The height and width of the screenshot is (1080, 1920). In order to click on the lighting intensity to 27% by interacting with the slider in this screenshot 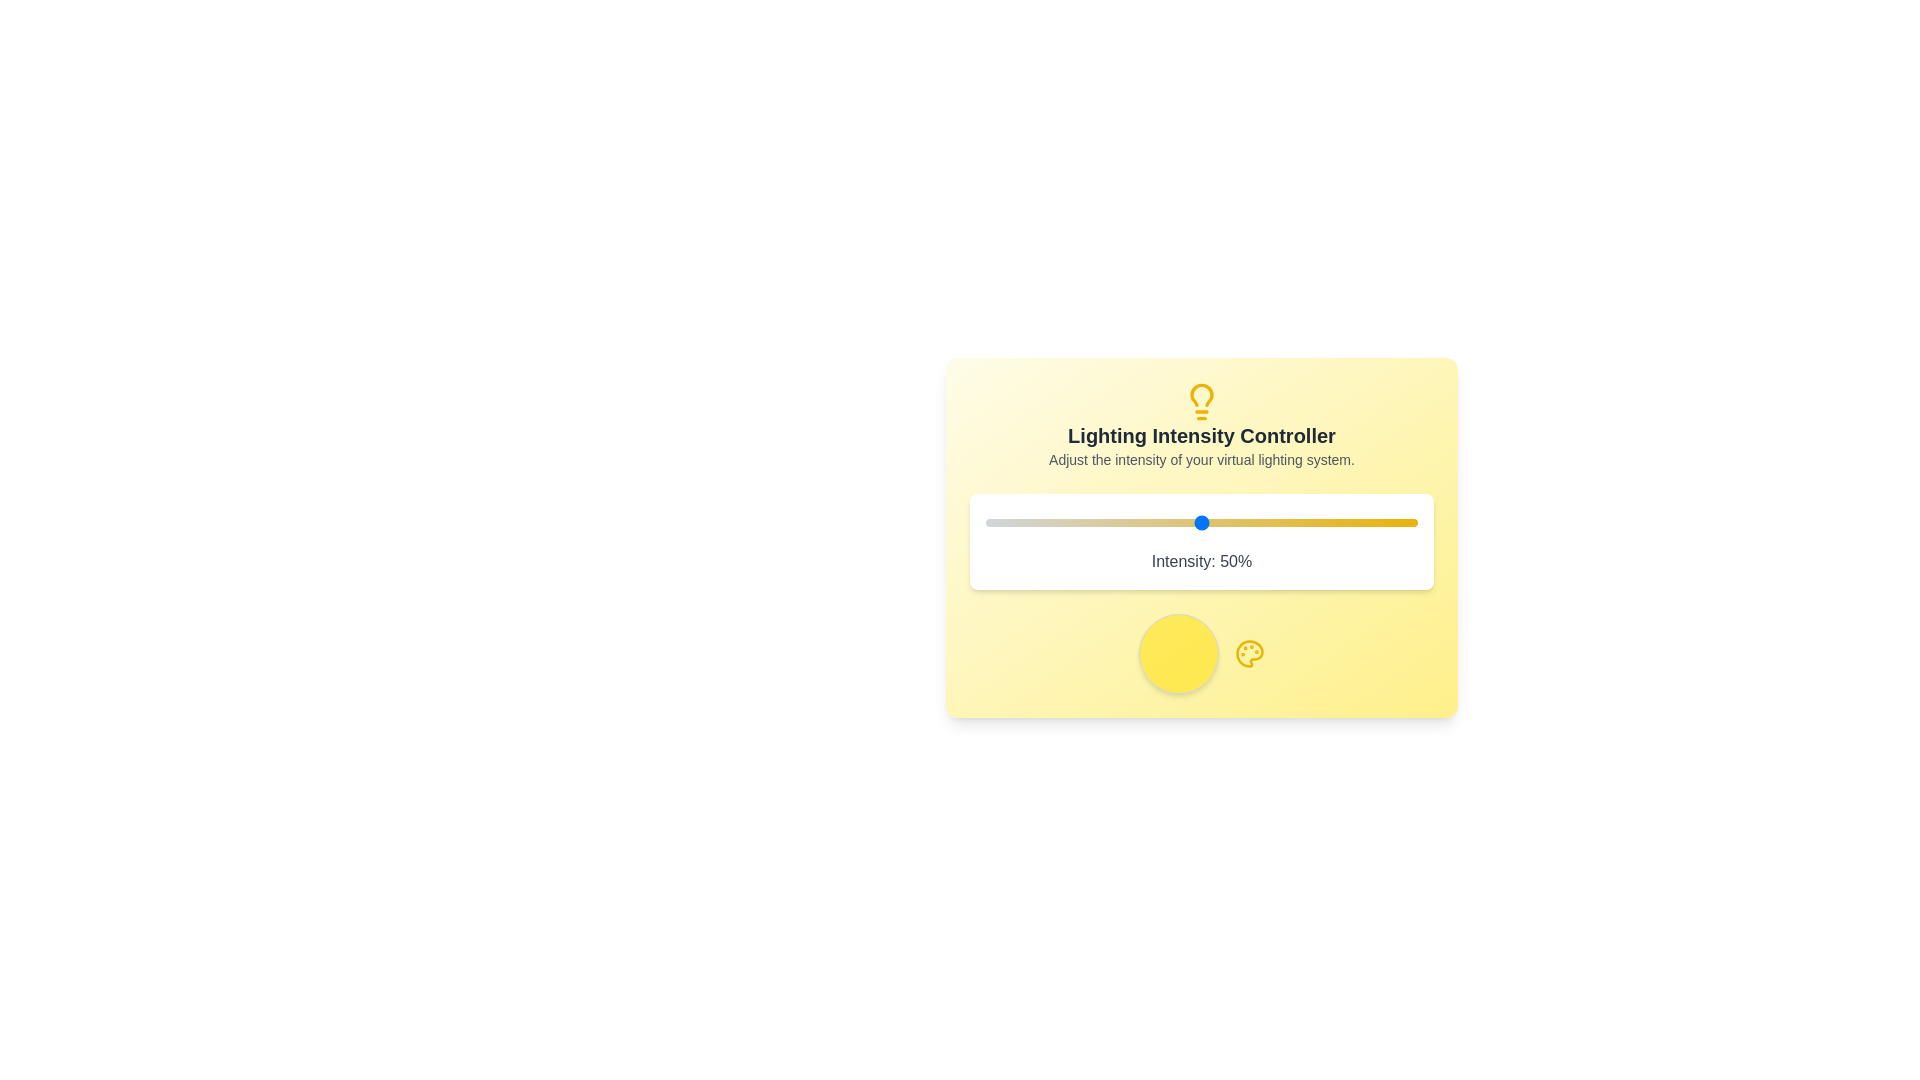, I will do `click(1101, 522)`.